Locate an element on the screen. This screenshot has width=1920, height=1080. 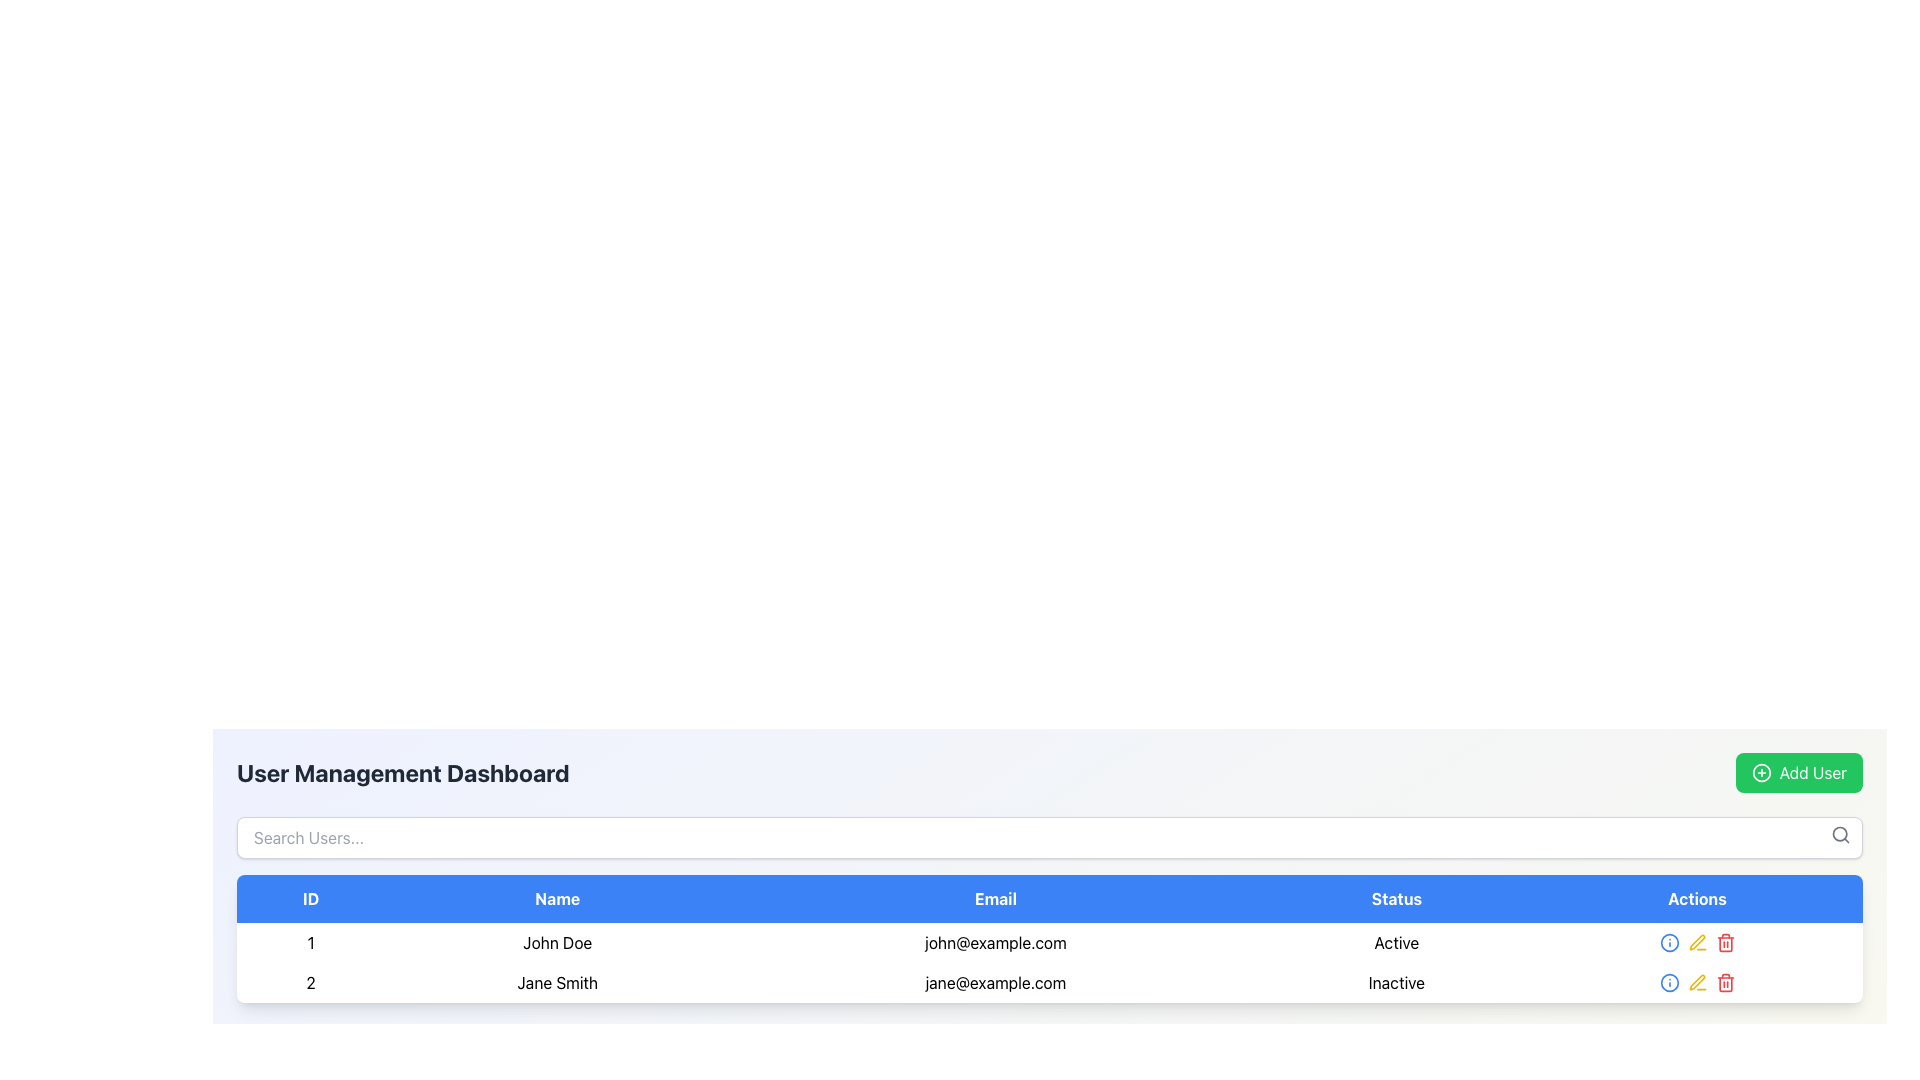
the yellow edit icon in the second row of the 'Actions' column of the data table to modify data is located at coordinates (1696, 982).